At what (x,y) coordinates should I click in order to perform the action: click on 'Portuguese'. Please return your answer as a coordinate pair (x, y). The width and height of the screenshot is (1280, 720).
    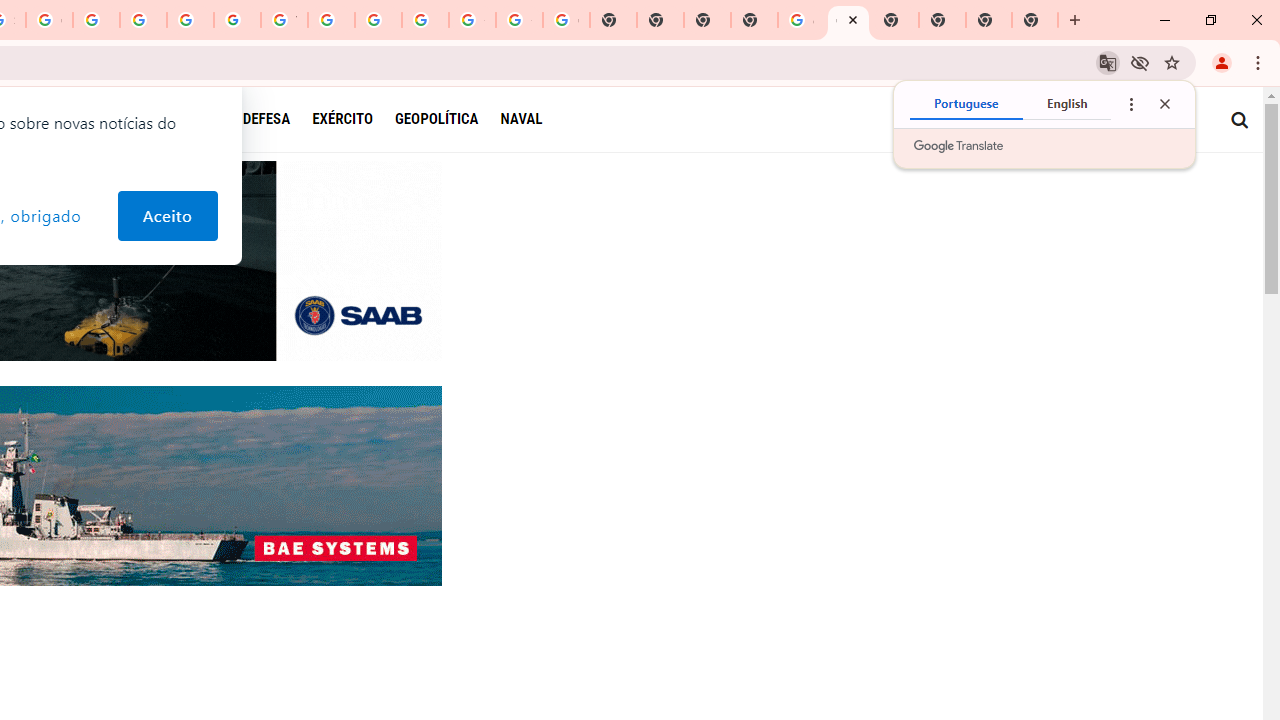
    Looking at the image, I should click on (966, 104).